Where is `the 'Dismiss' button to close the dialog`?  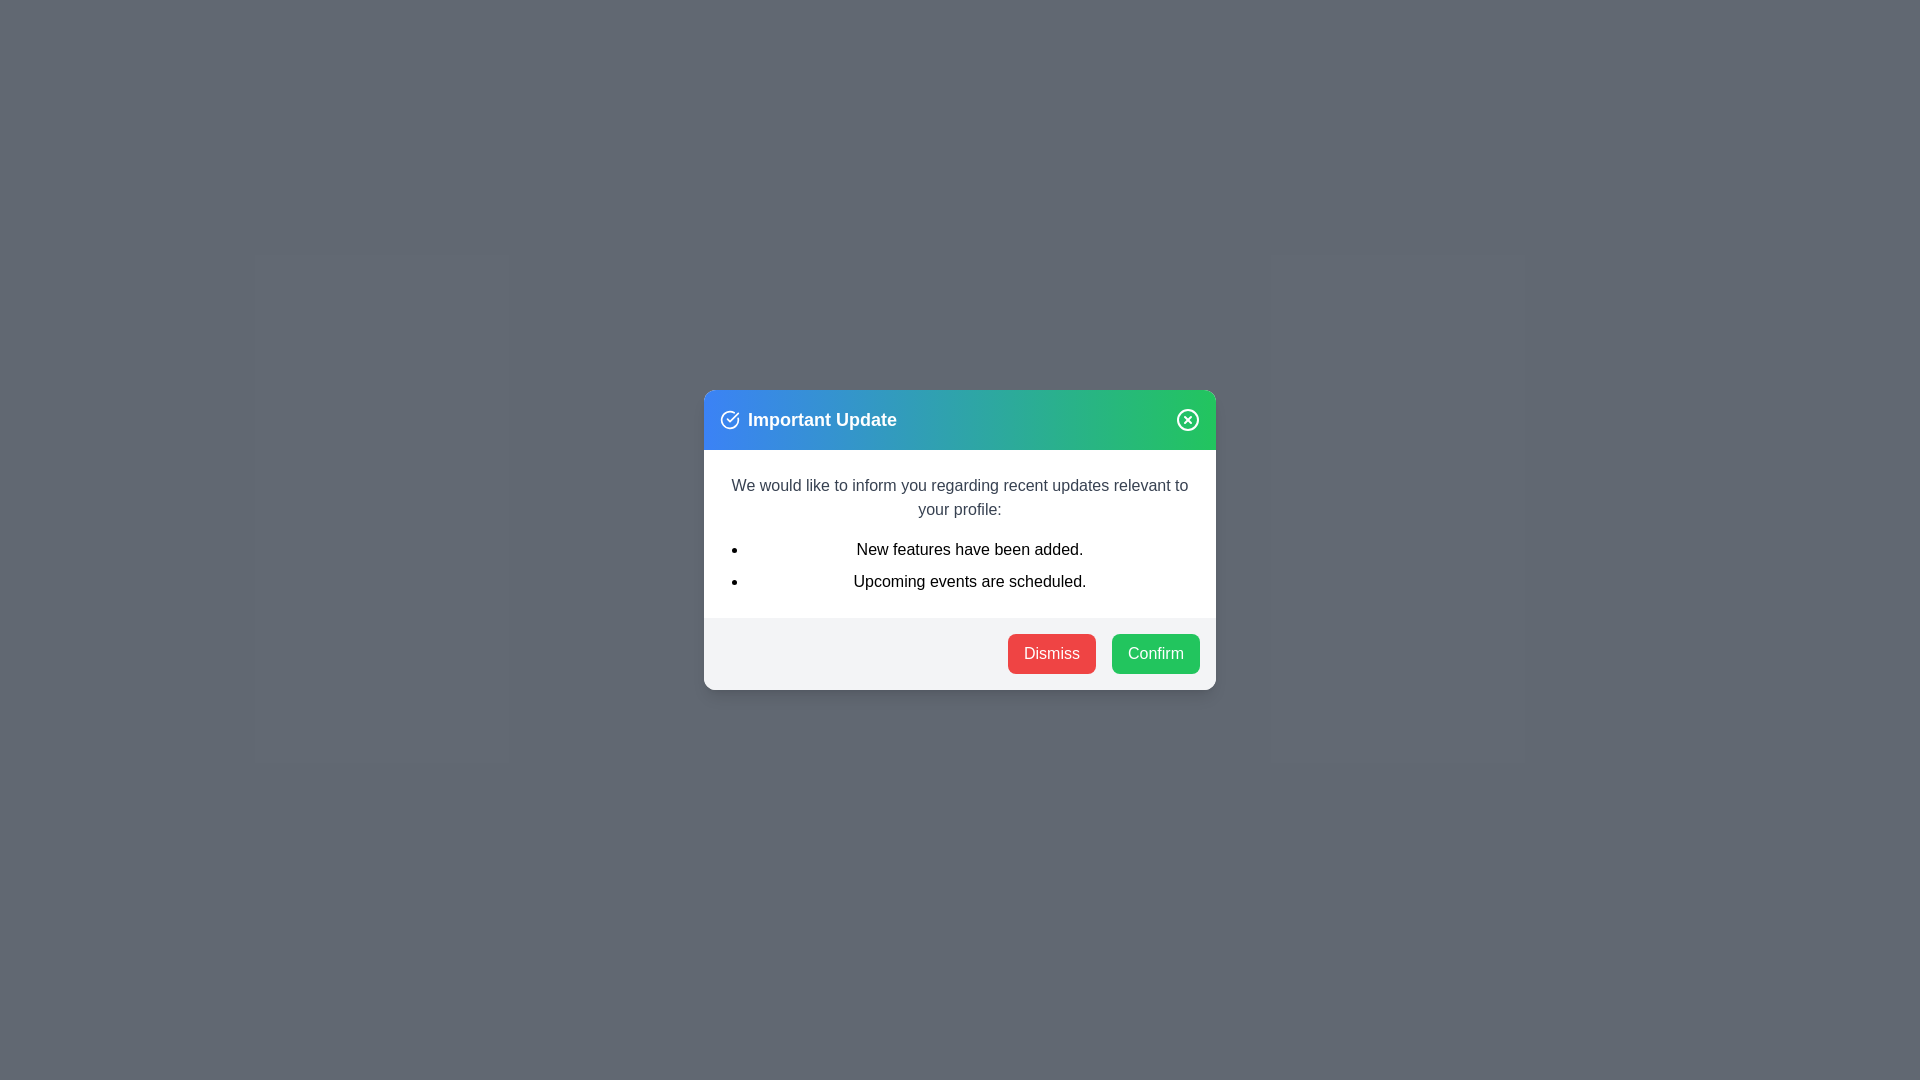
the 'Dismiss' button to close the dialog is located at coordinates (1050, 654).